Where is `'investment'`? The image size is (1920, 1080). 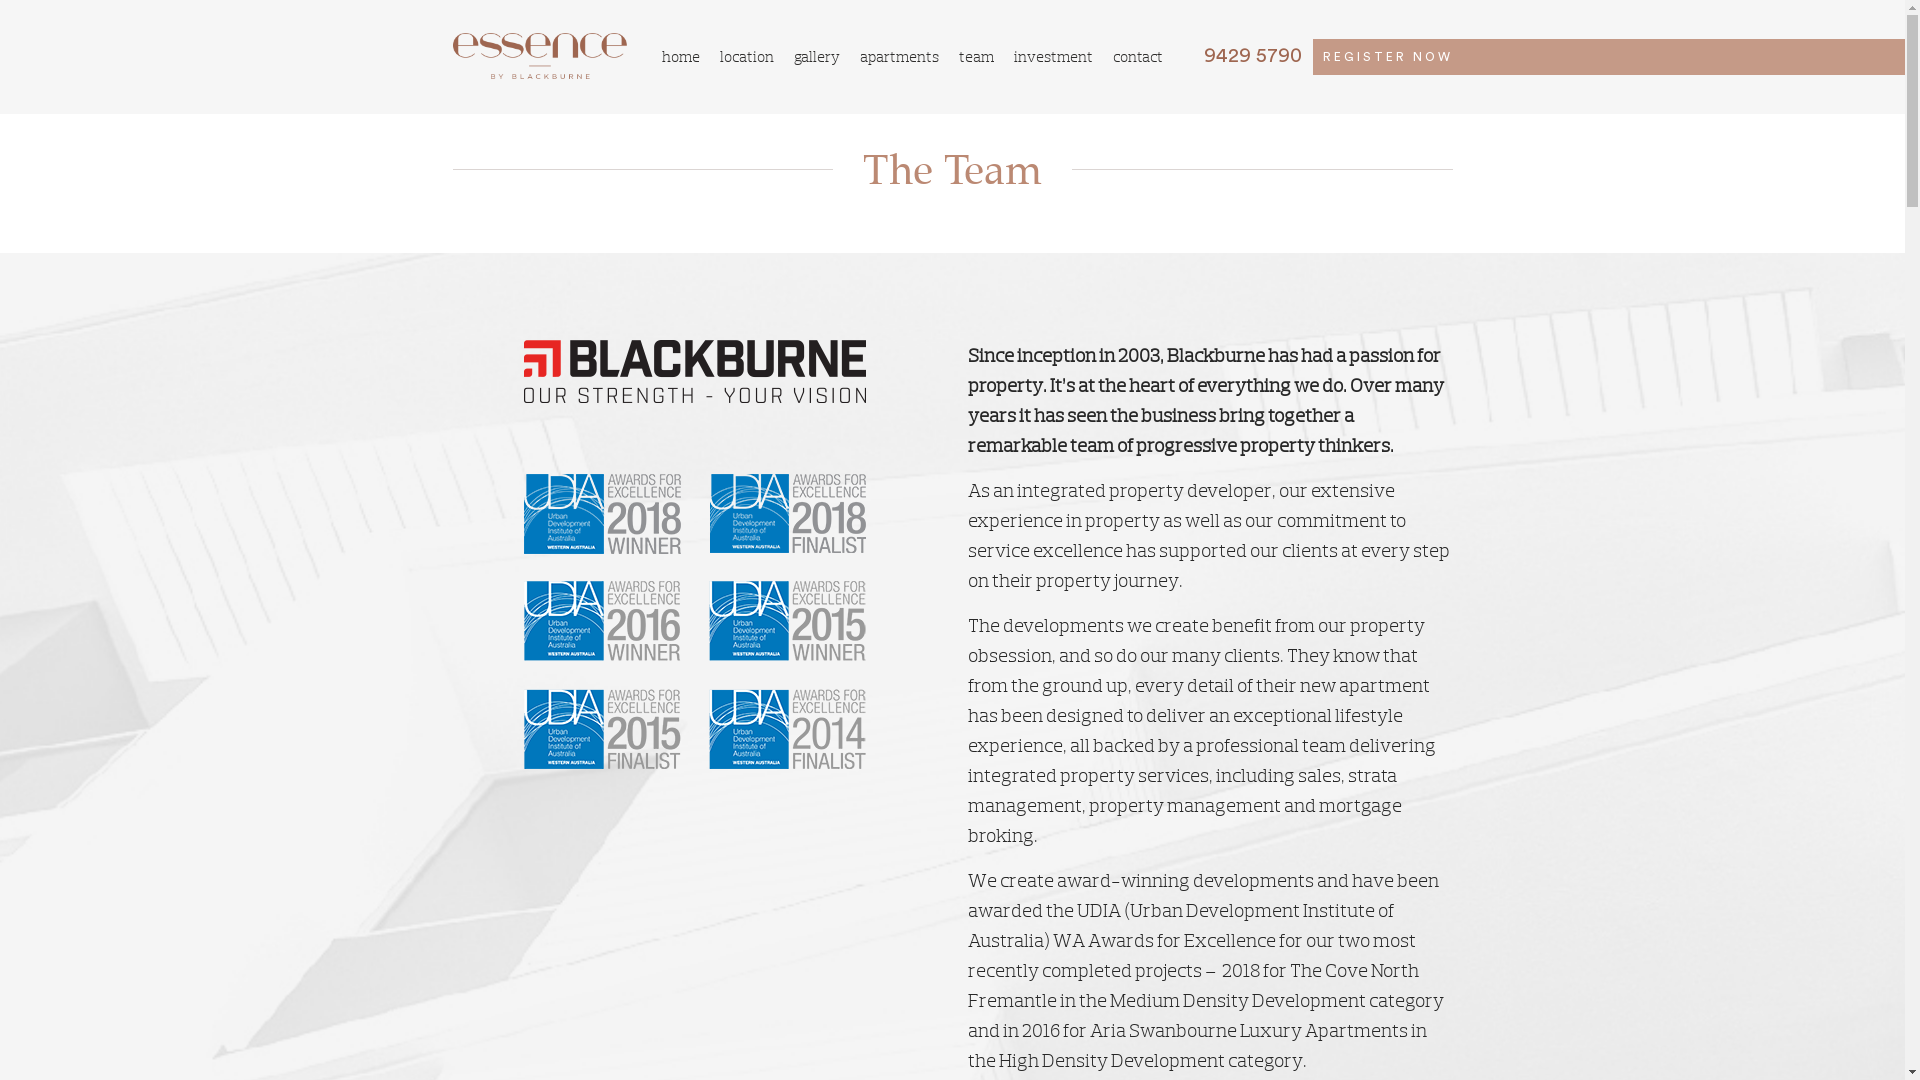
'investment' is located at coordinates (1052, 55).